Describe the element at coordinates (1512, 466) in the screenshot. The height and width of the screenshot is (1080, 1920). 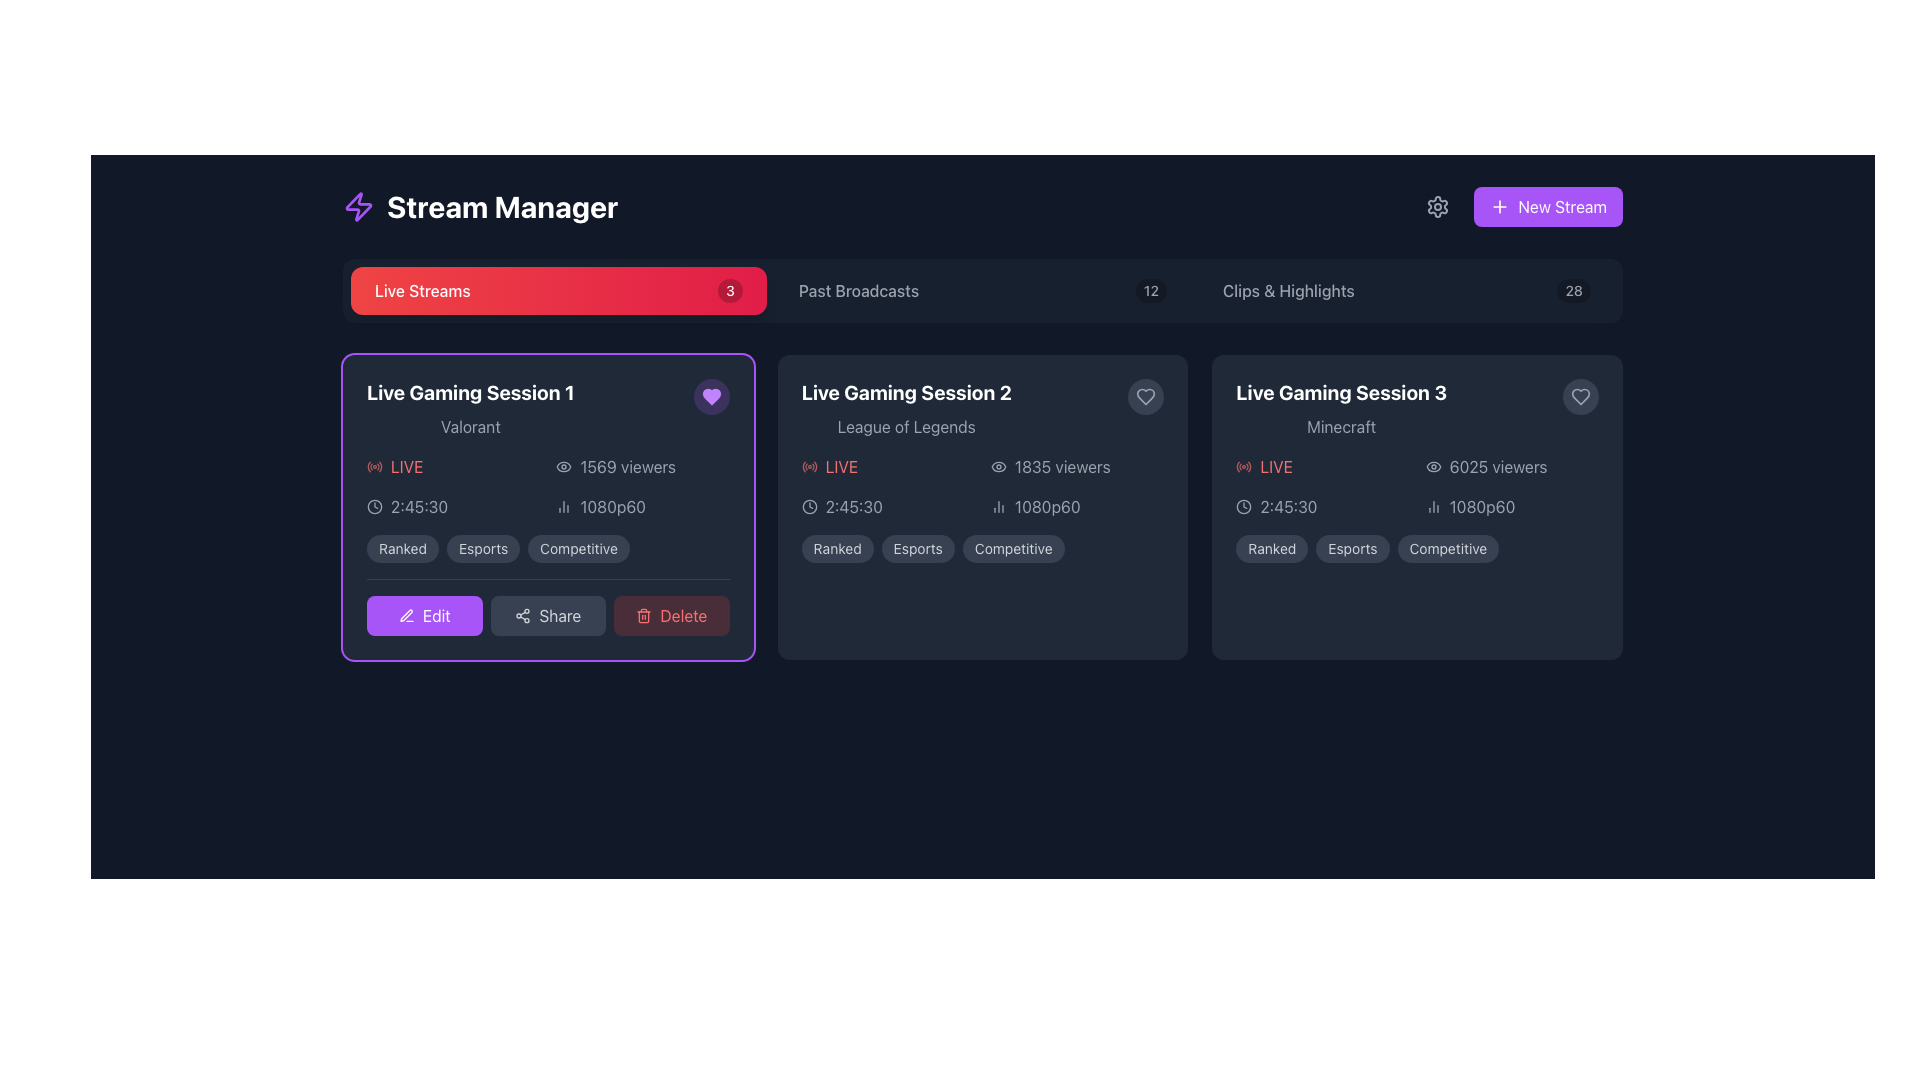
I see `viewer count text next to the decorative icon in the third card of live streaming sessions labeled 'Minecraft'` at that location.